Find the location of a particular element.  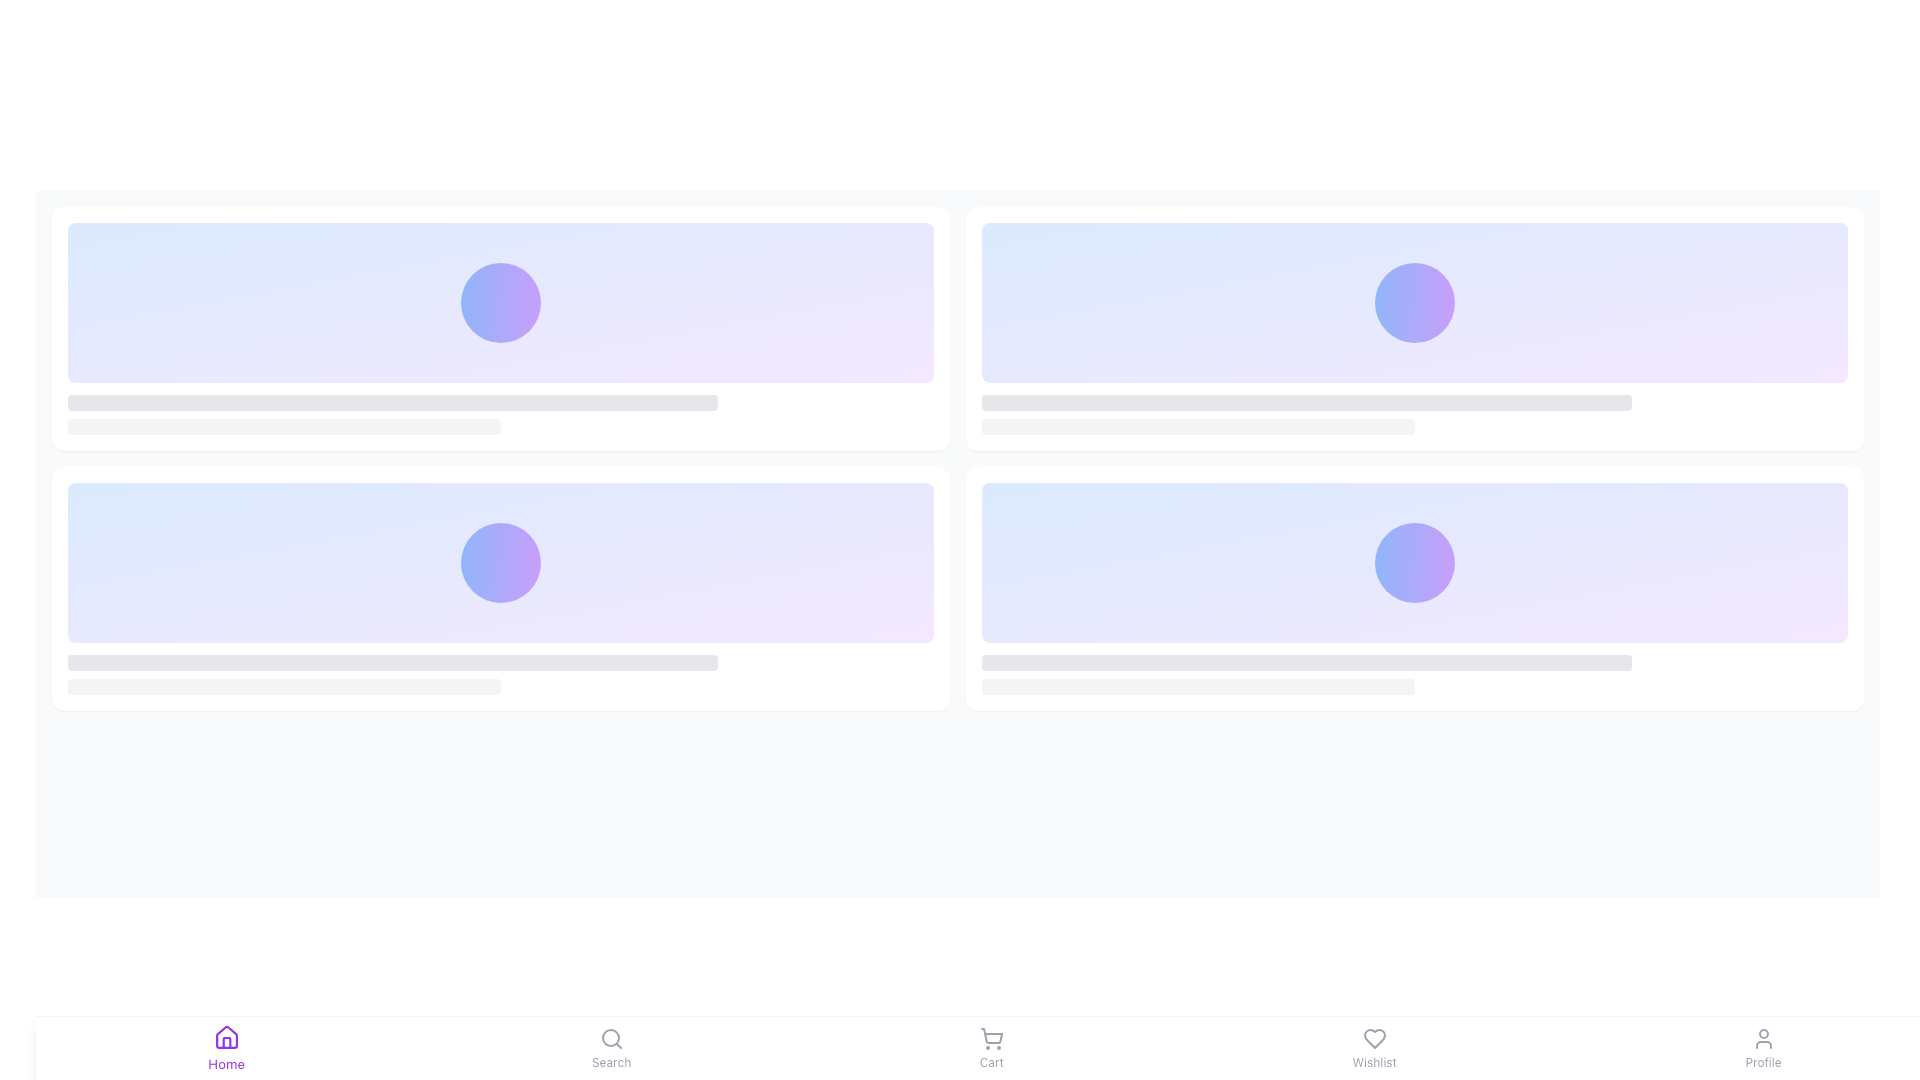

the first card in the top-left corner of the four-card grid layout, which serves a presentational role and displays summary information is located at coordinates (500, 327).